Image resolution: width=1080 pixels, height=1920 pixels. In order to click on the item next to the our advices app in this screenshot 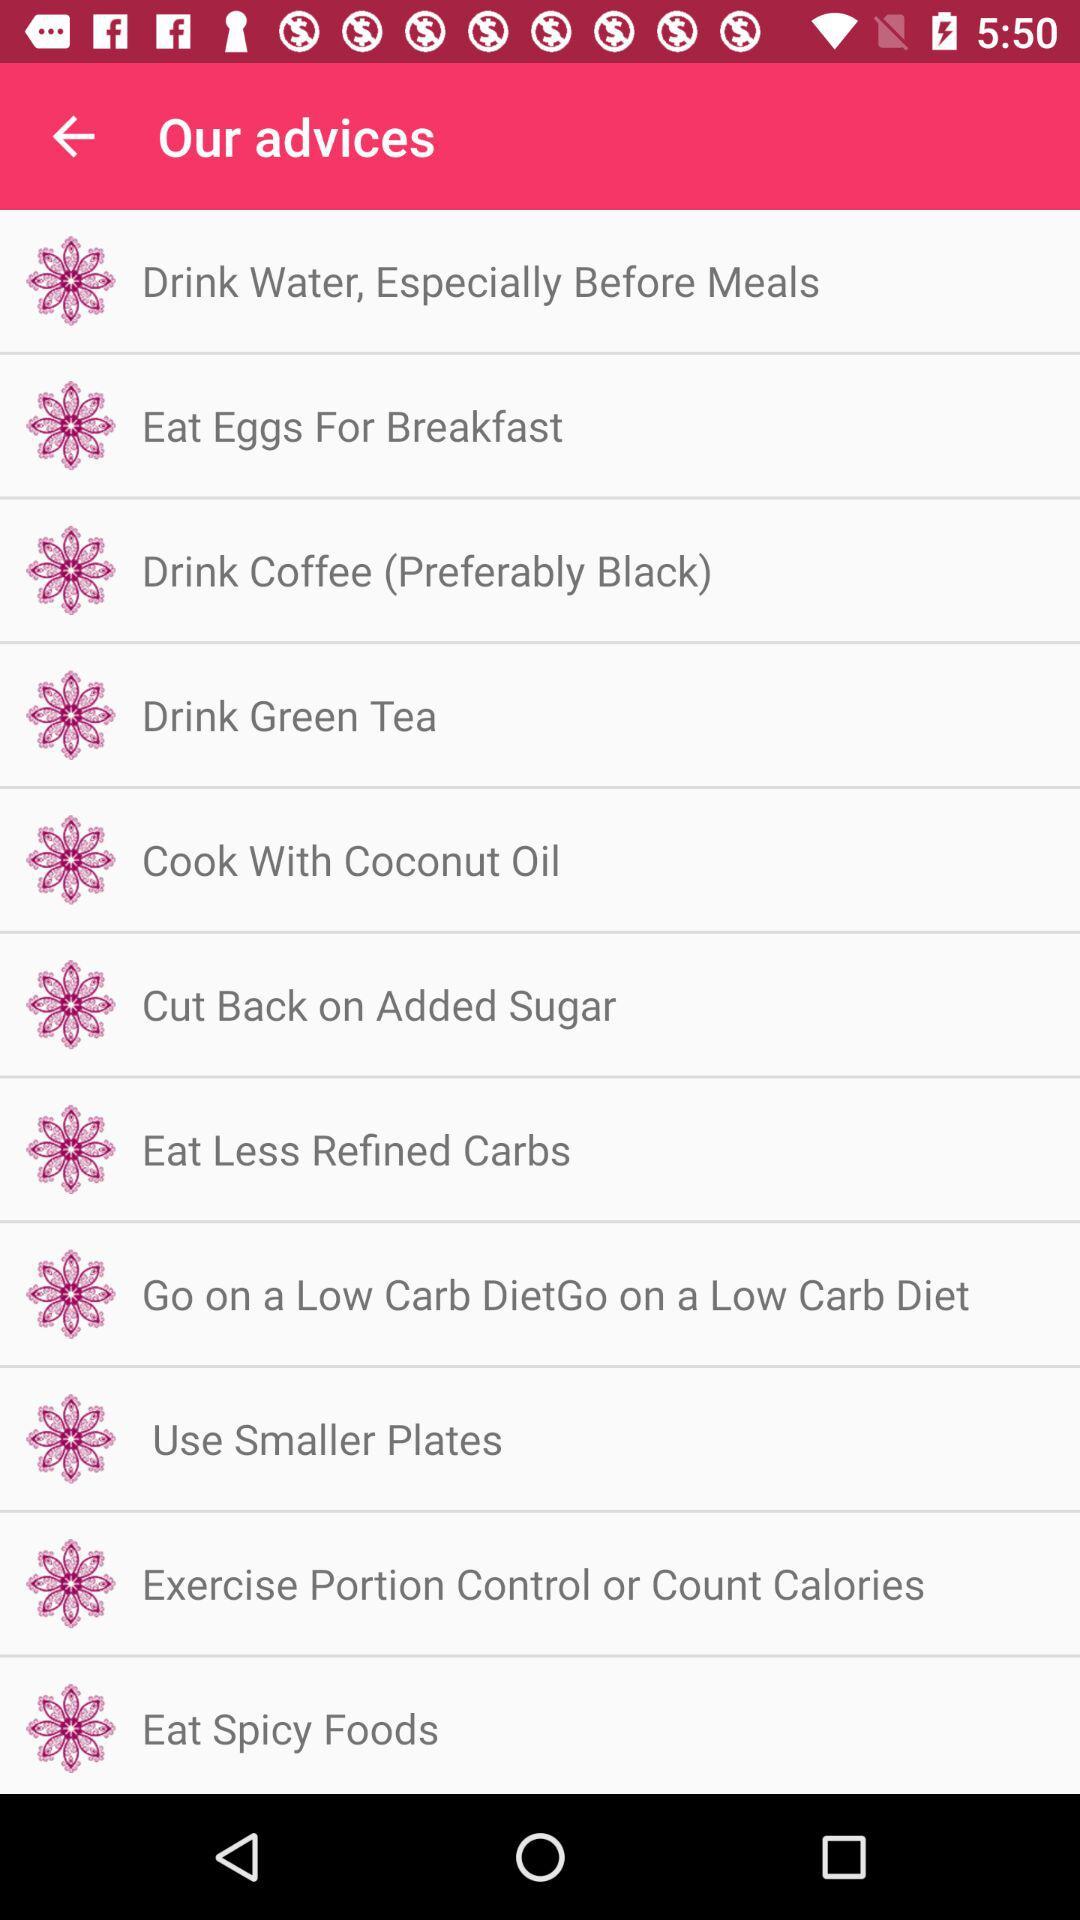, I will do `click(72, 135)`.